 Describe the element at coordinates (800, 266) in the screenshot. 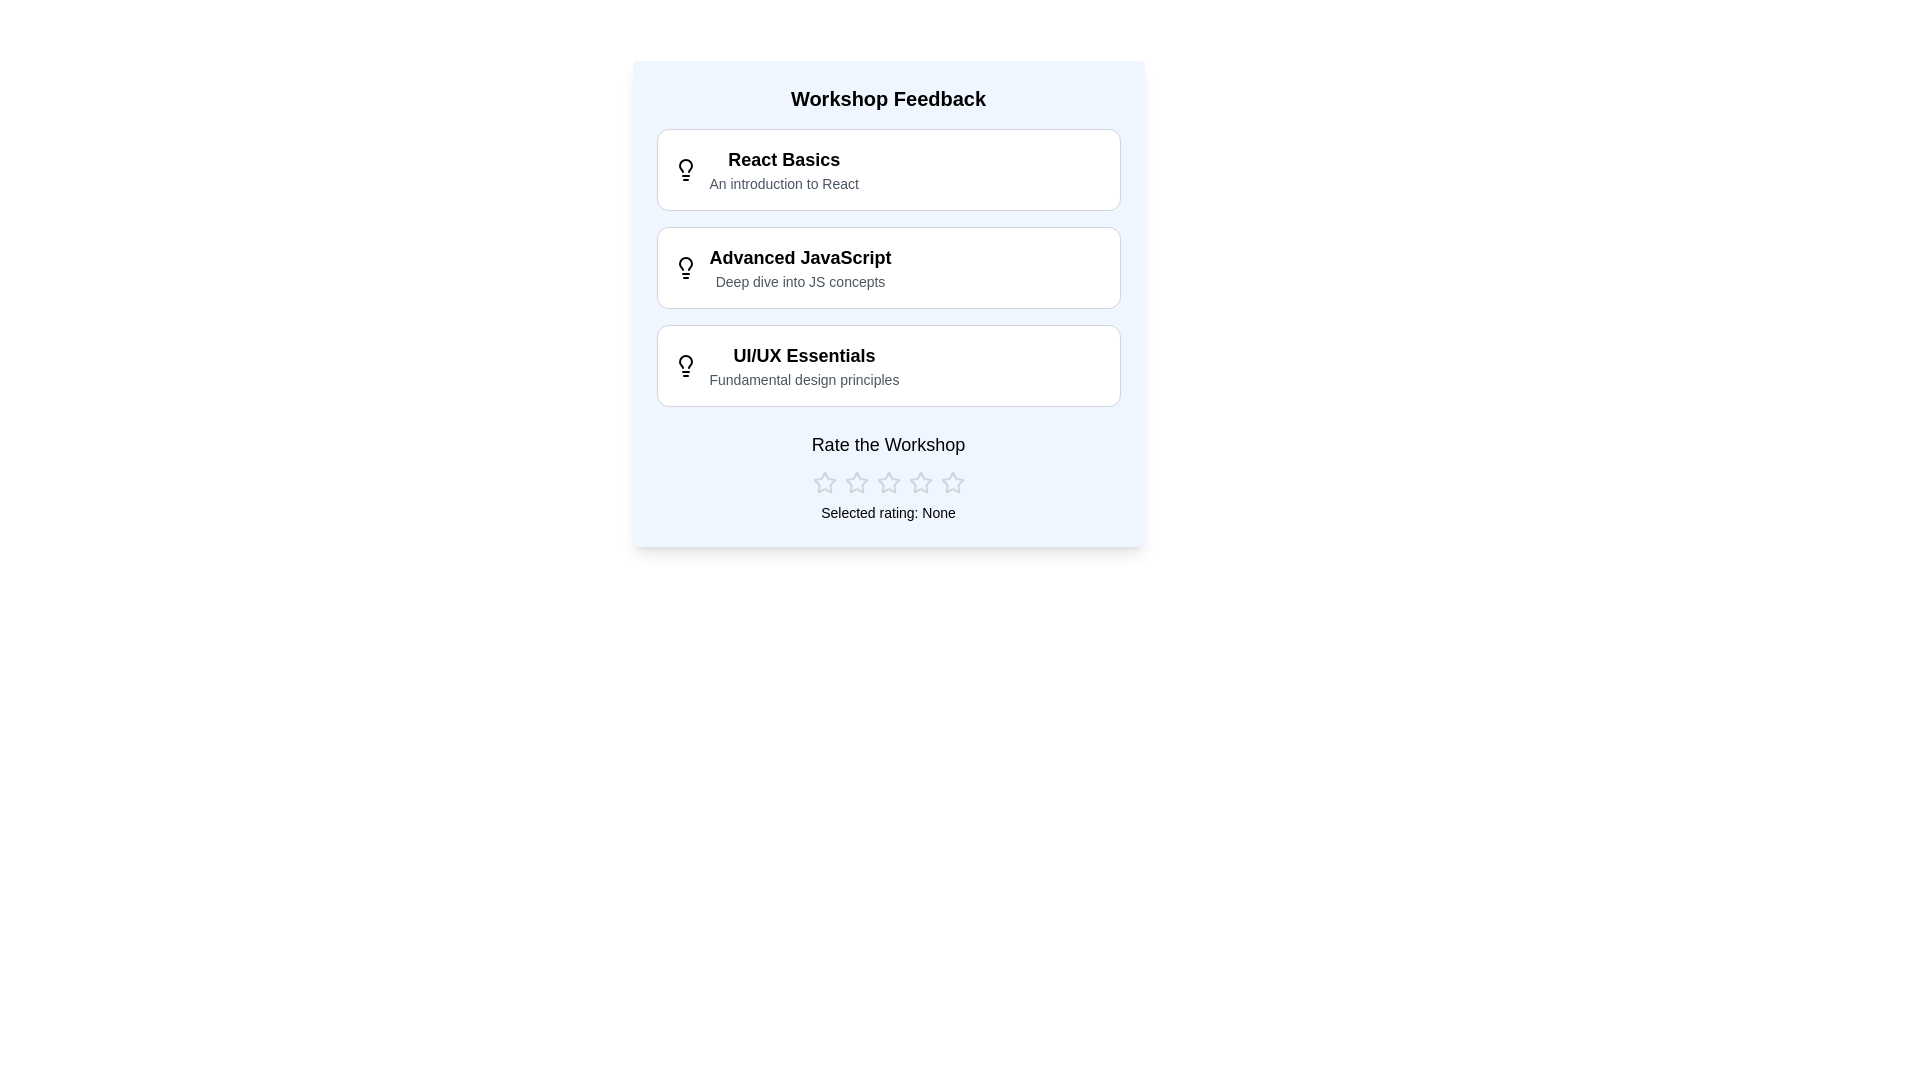

I see `text content of the text block displaying the title and brief description of a workshop or topic, located in the center section of the interface, specifically in the second position of a vertically stacked list` at that location.